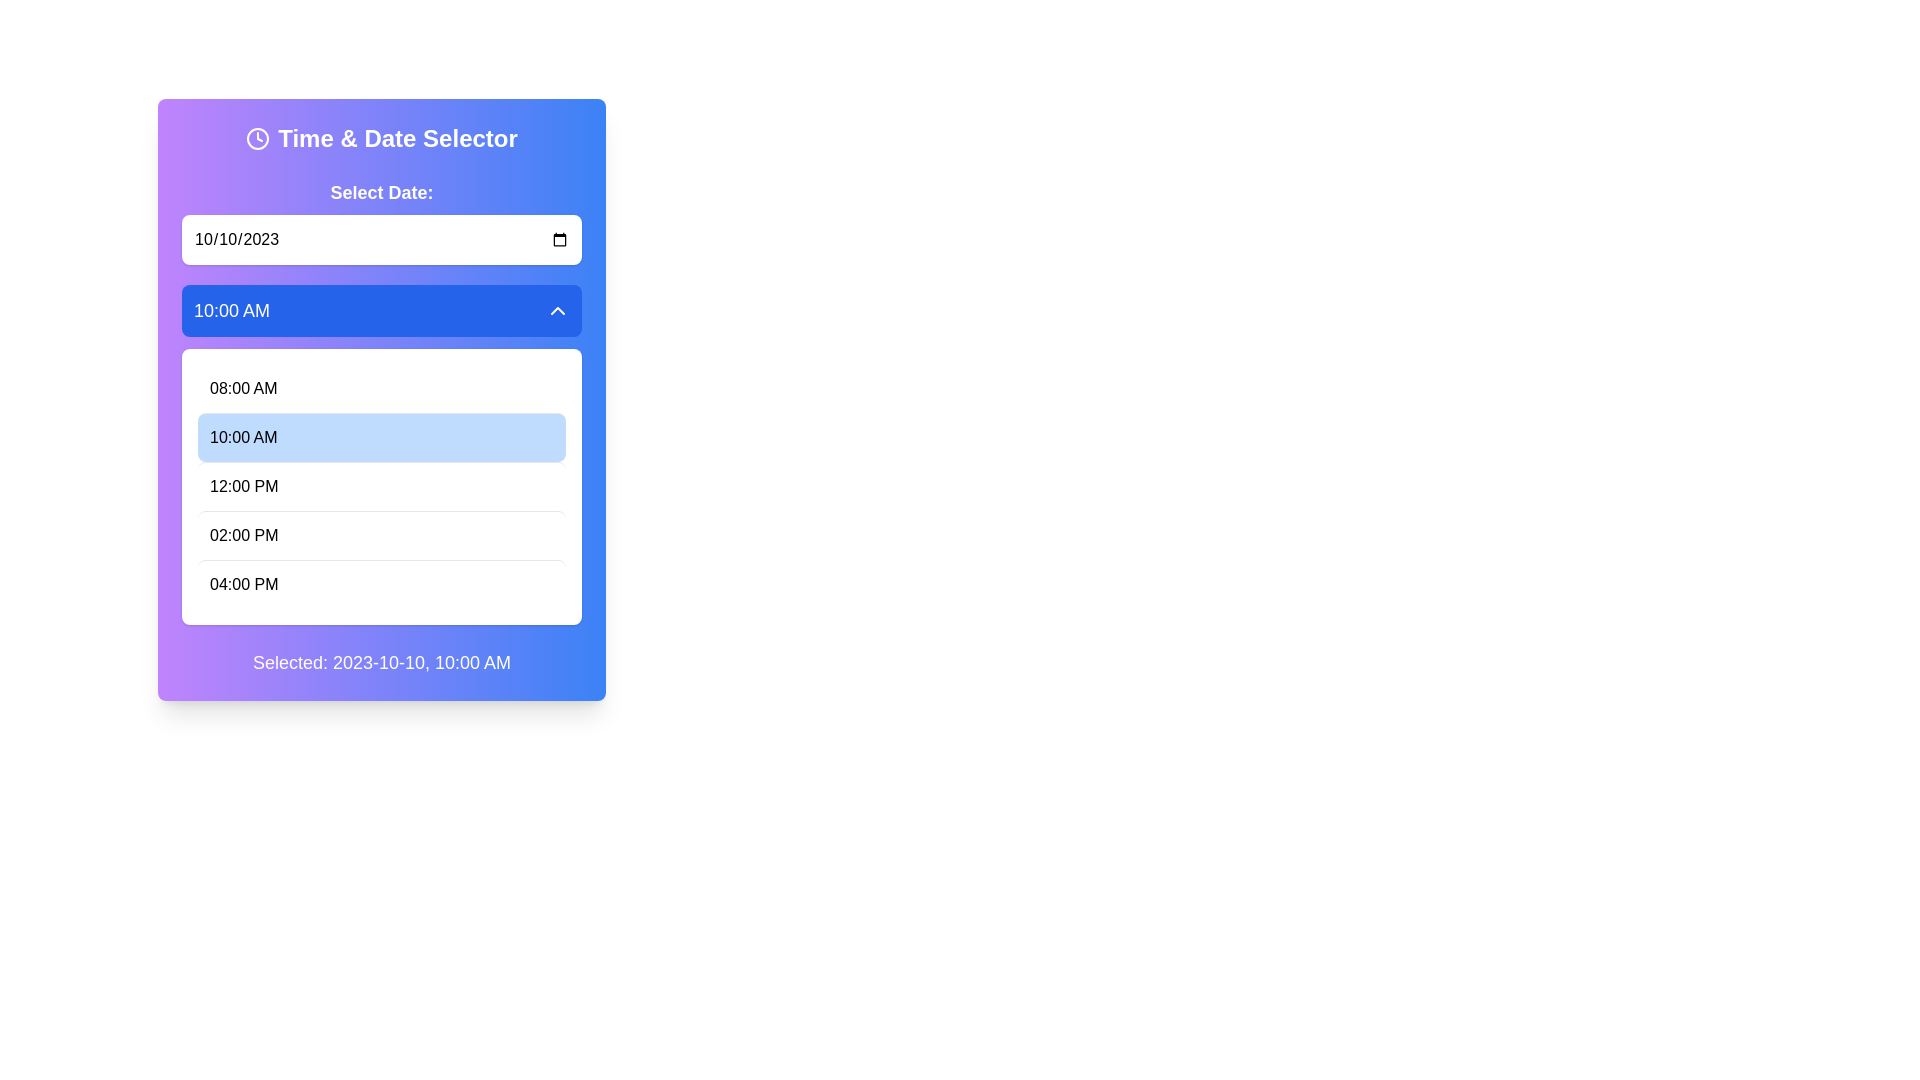 This screenshot has height=1080, width=1920. Describe the element at coordinates (257, 137) in the screenshot. I see `the clock icon located at the top-left corner of the interface header, next to the 'Time & Date Selector' title` at that location.